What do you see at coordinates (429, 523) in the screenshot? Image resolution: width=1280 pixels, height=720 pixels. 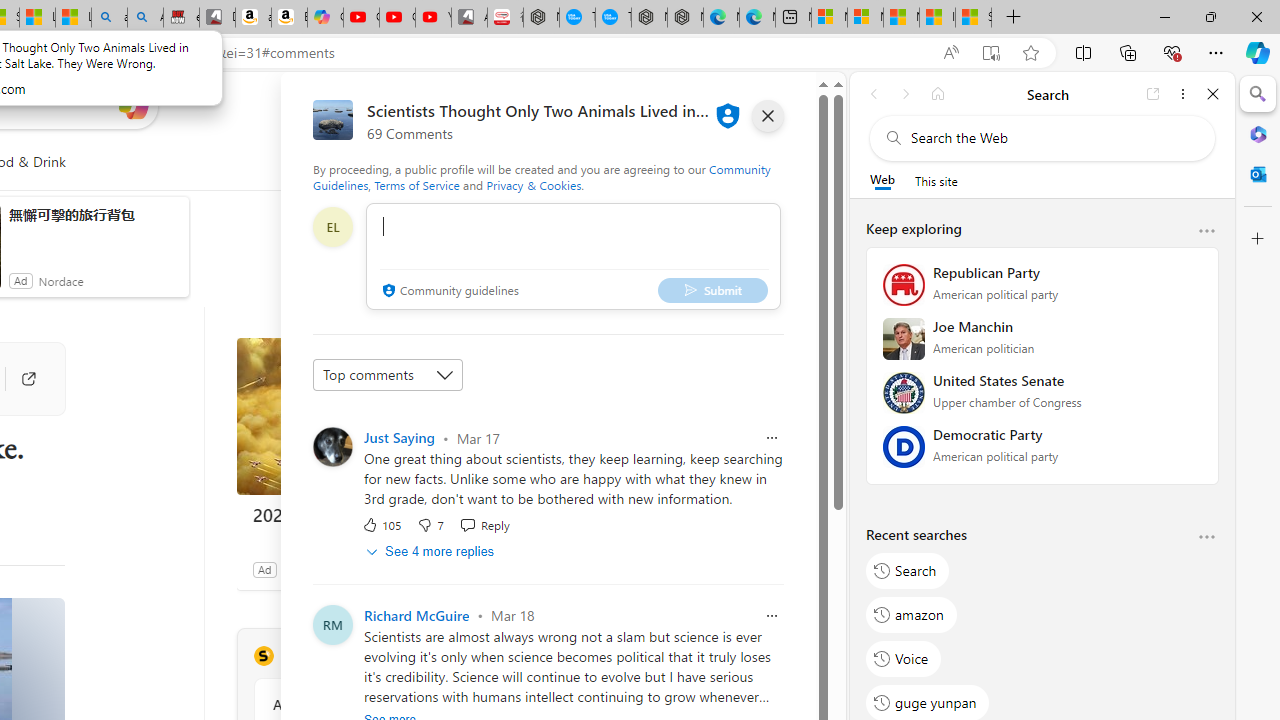 I see `'Dislike'` at bounding box center [429, 523].